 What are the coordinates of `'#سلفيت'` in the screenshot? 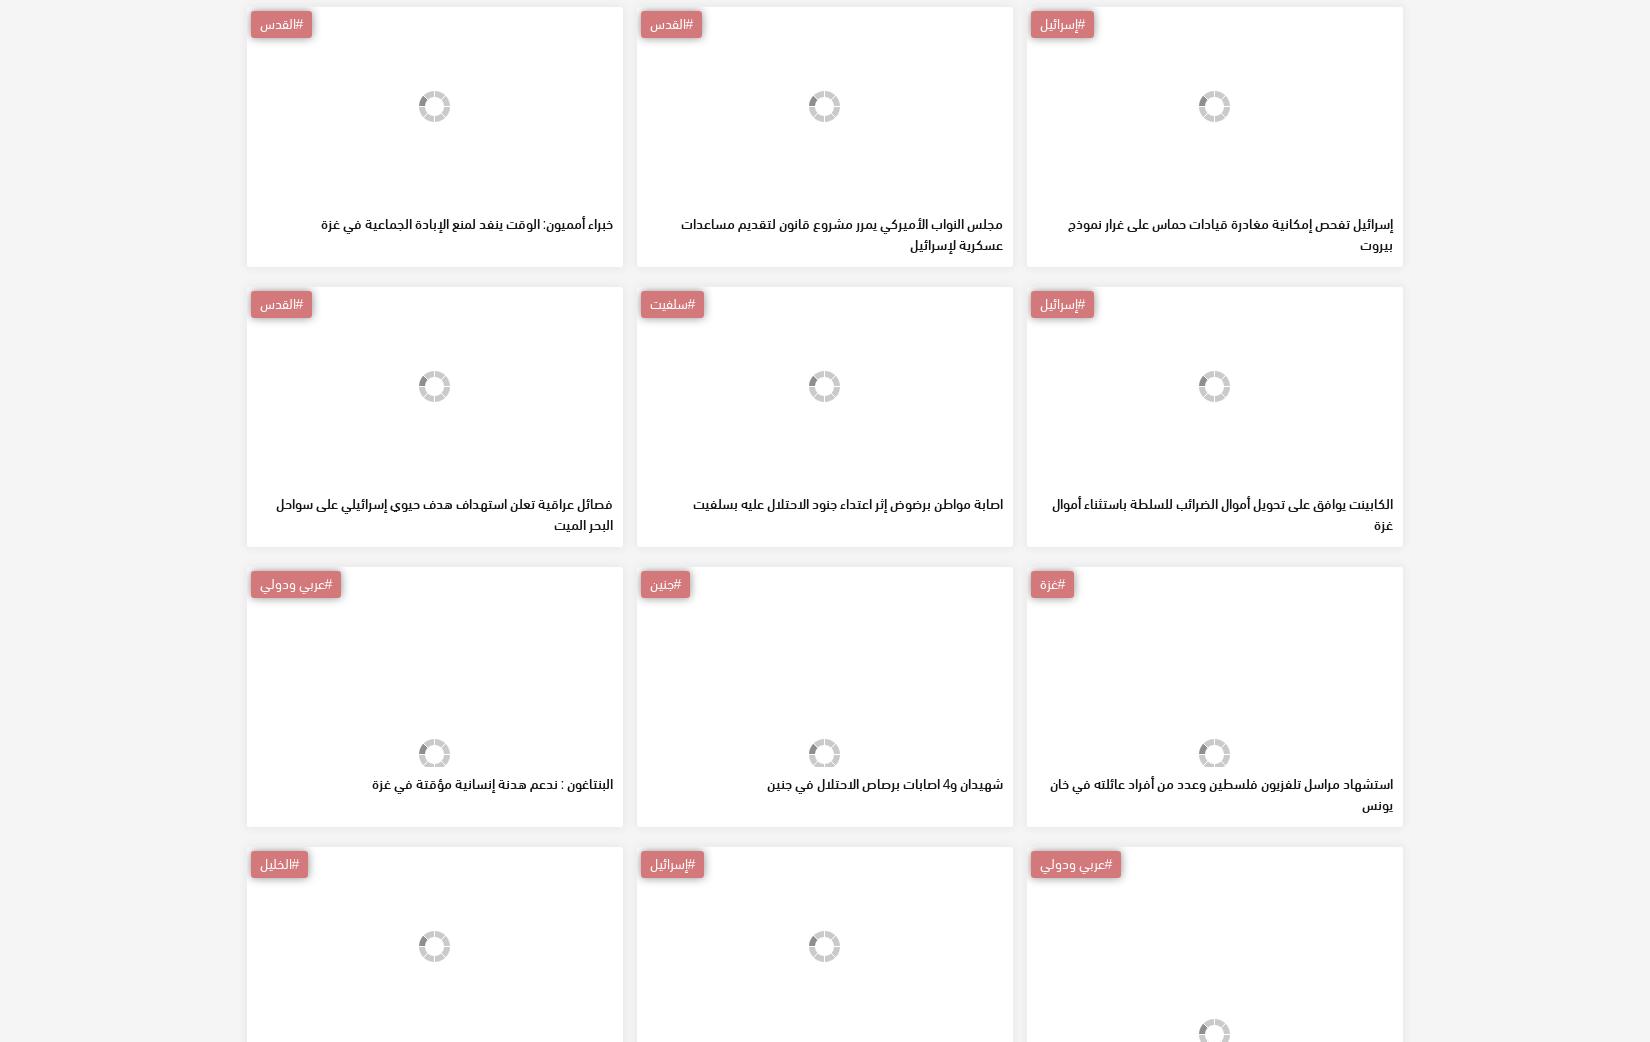 It's located at (647, 447).